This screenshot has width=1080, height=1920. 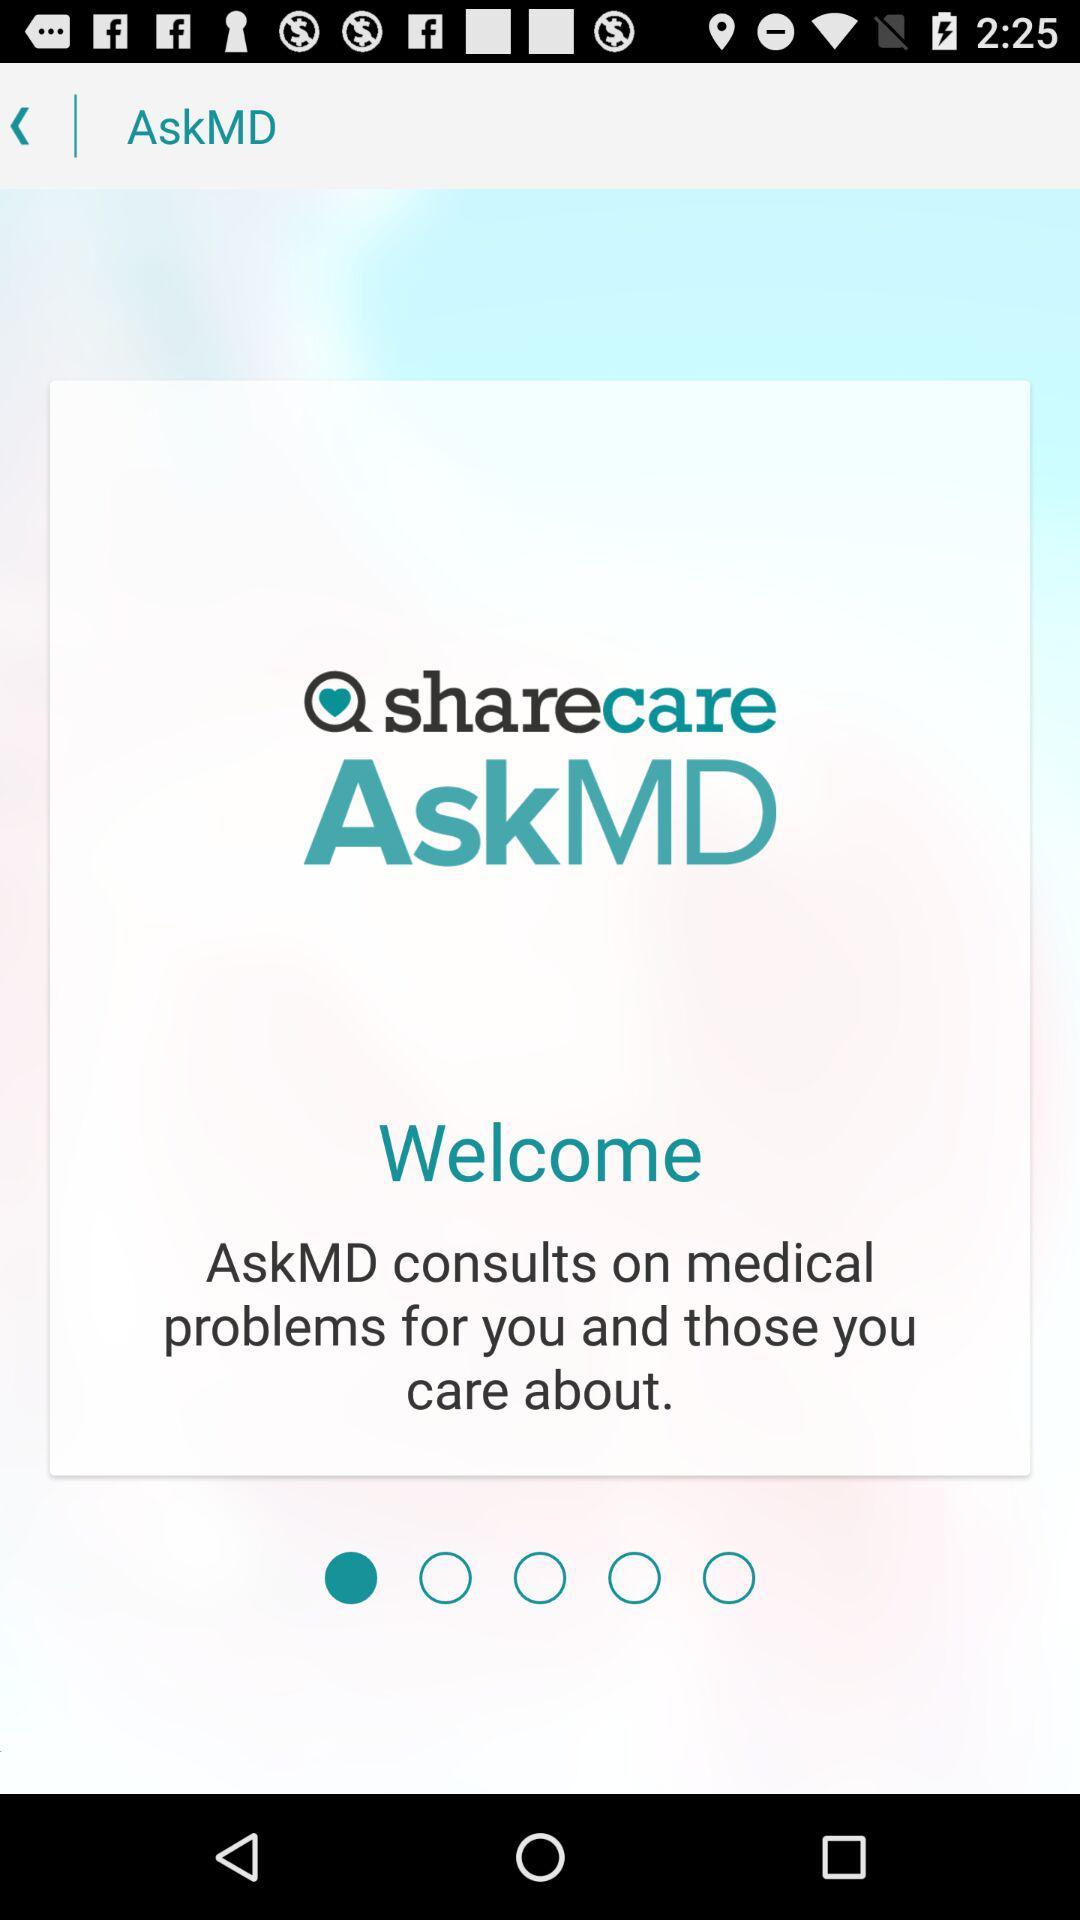 What do you see at coordinates (729, 1577) in the screenshot?
I see `icon below askmd consults on icon` at bounding box center [729, 1577].